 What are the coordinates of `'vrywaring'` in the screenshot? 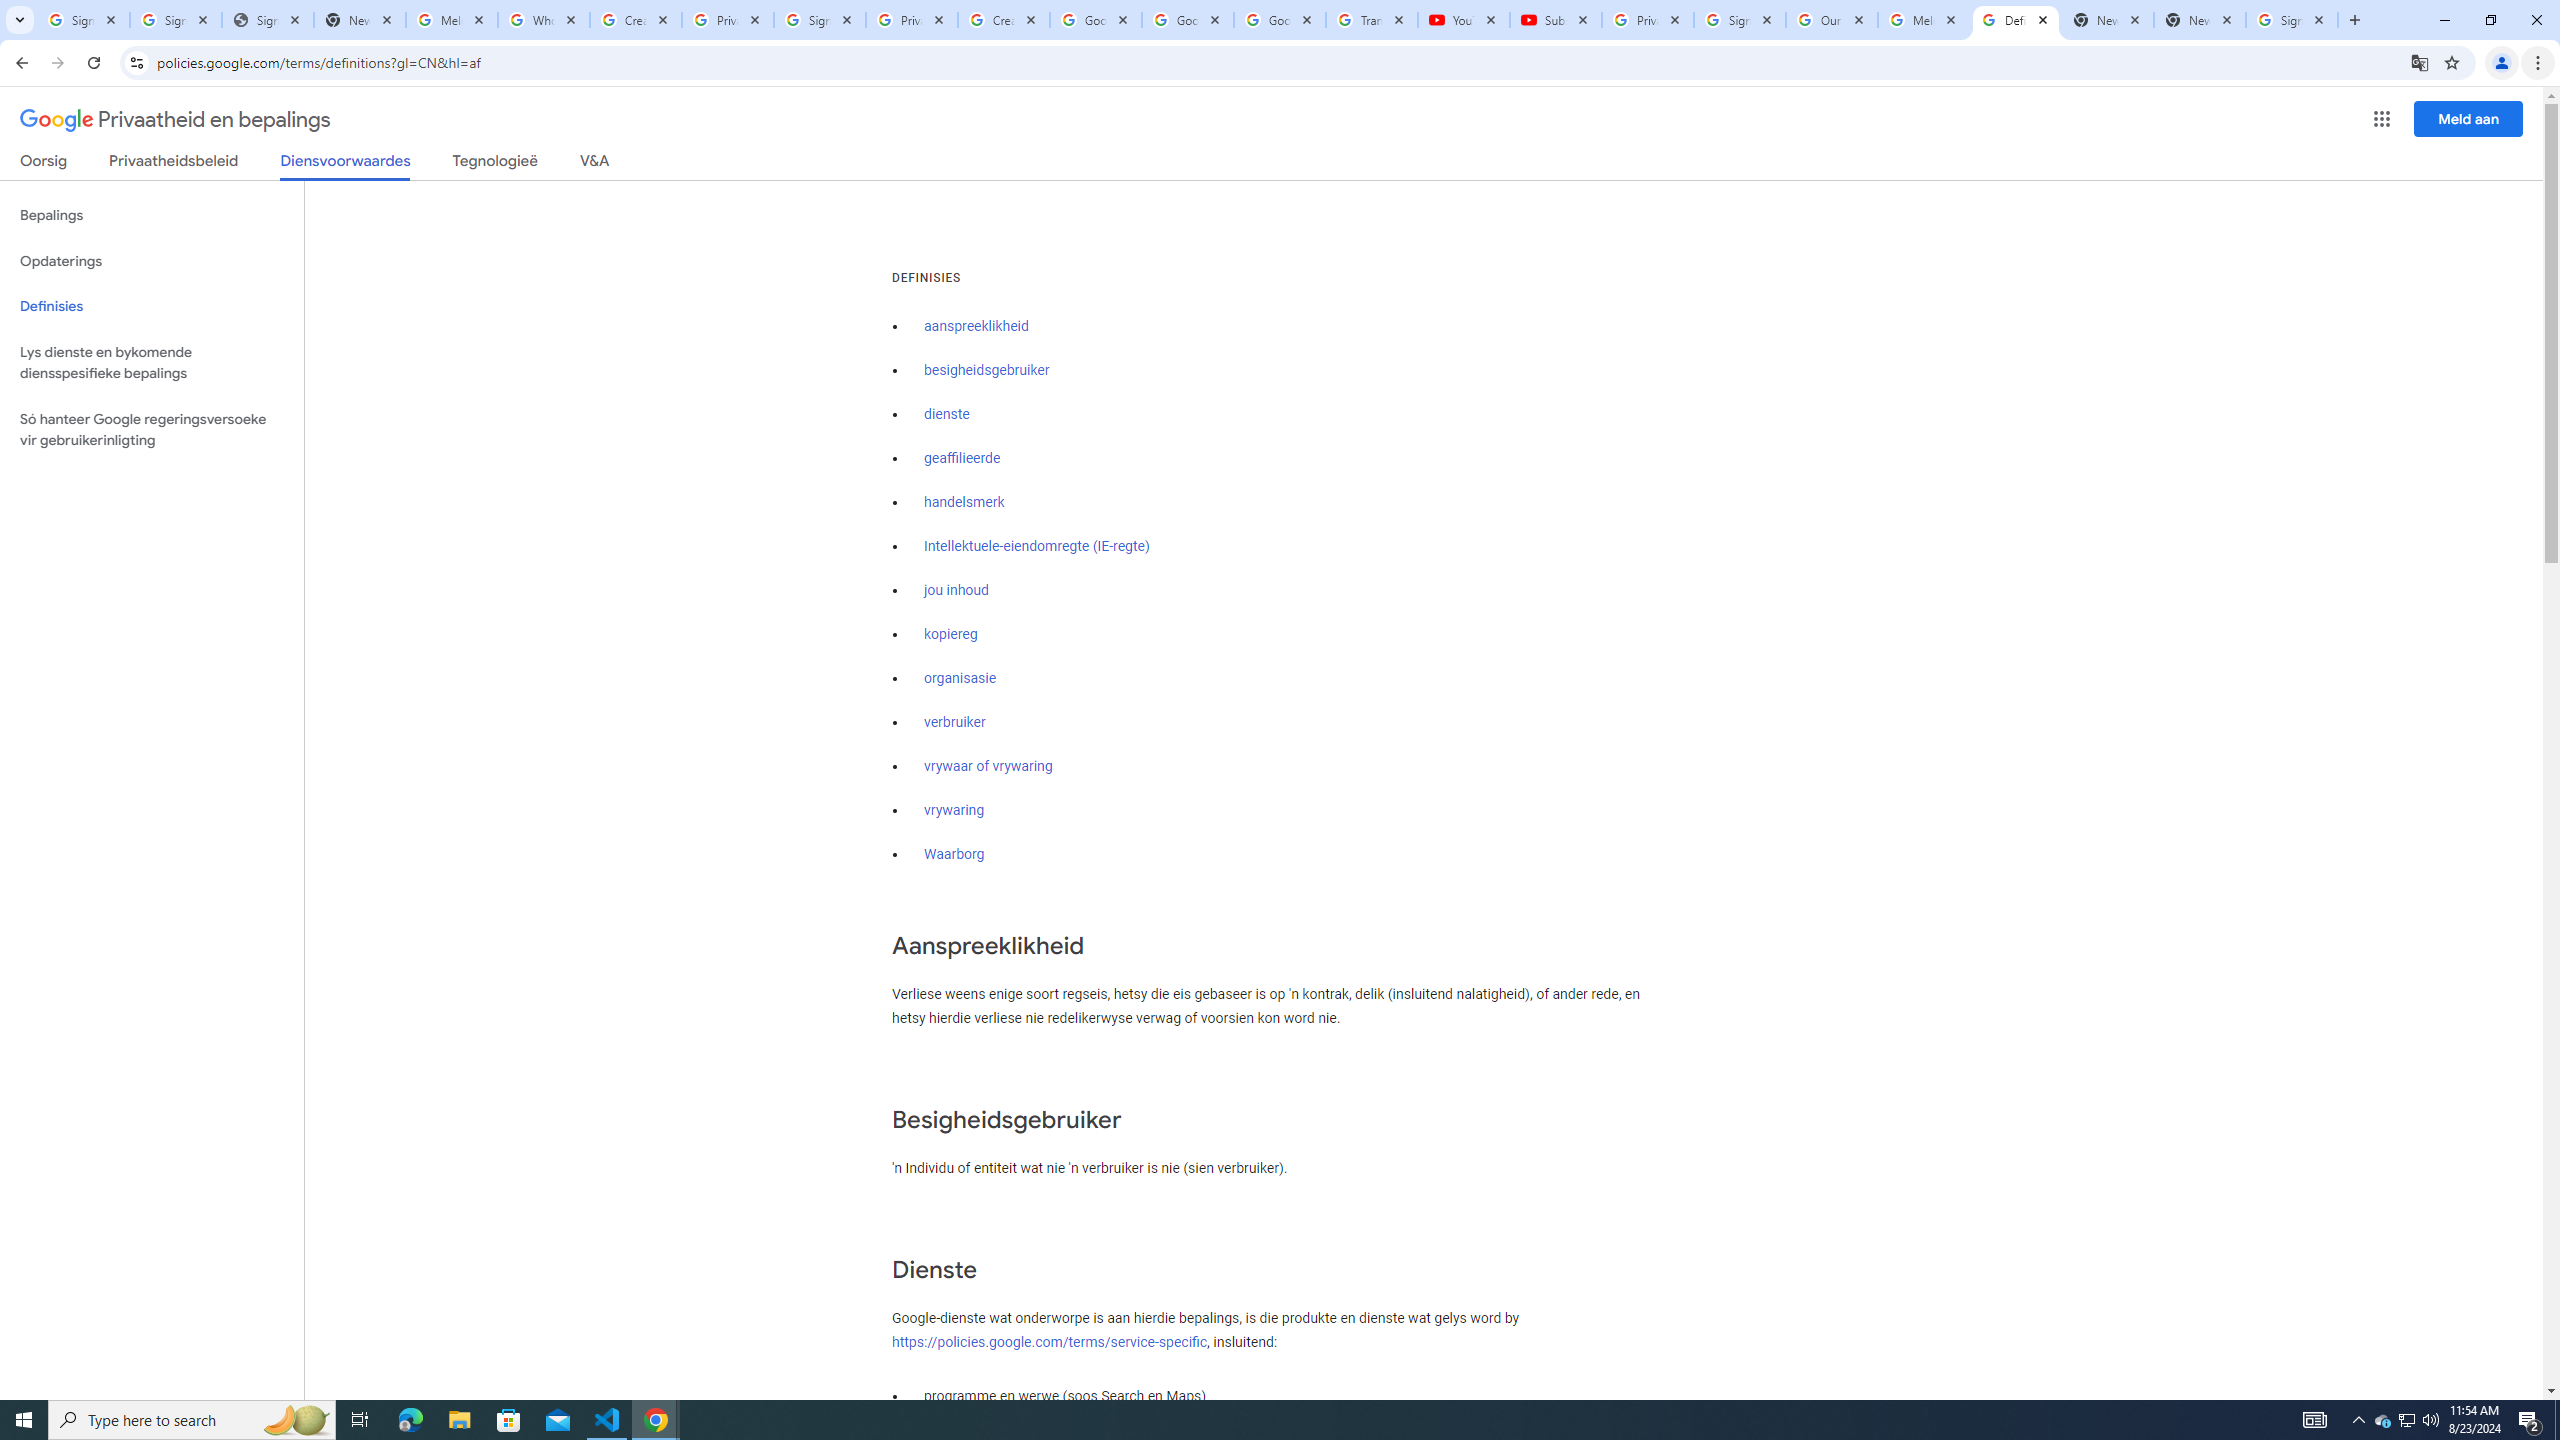 It's located at (953, 809).